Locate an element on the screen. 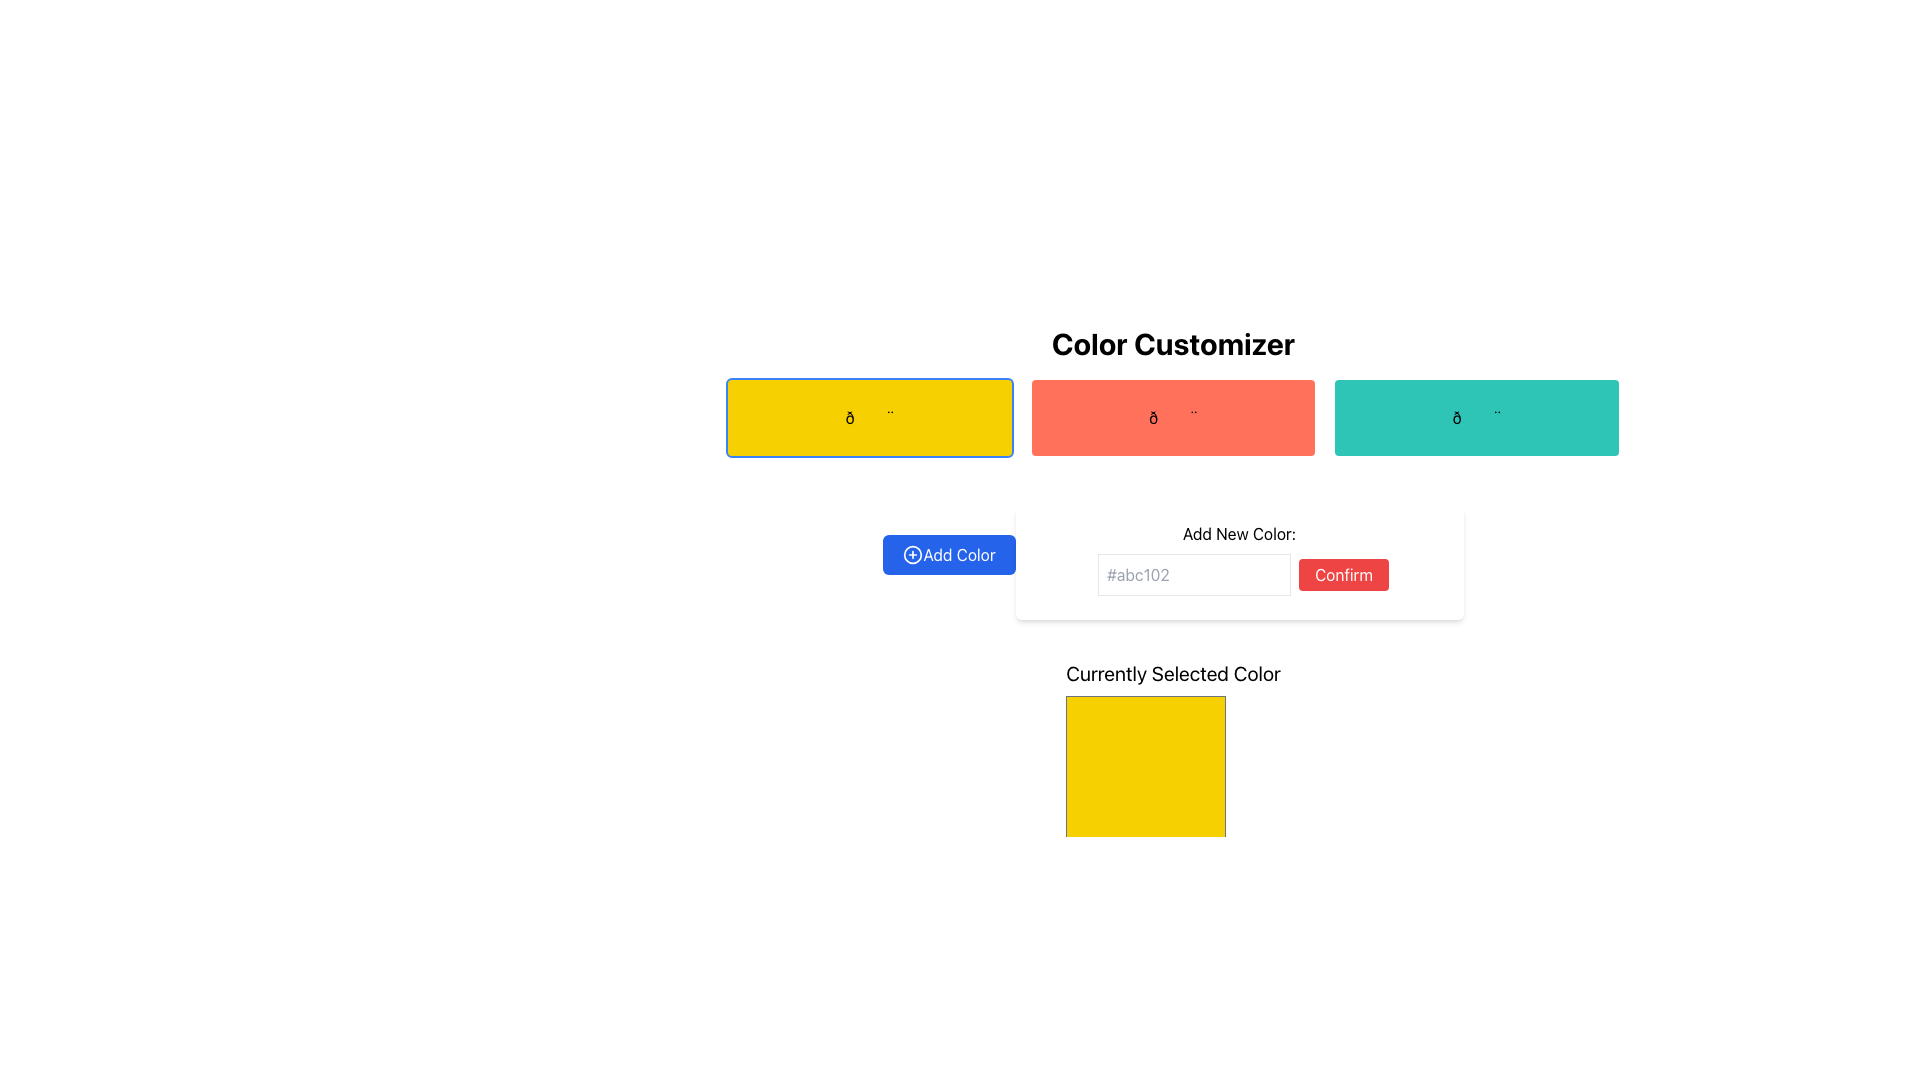 The width and height of the screenshot is (1920, 1080). the 'Confirm' button, which is a red rectangular button with white text and rounded corners, to confirm the action is located at coordinates (1344, 574).